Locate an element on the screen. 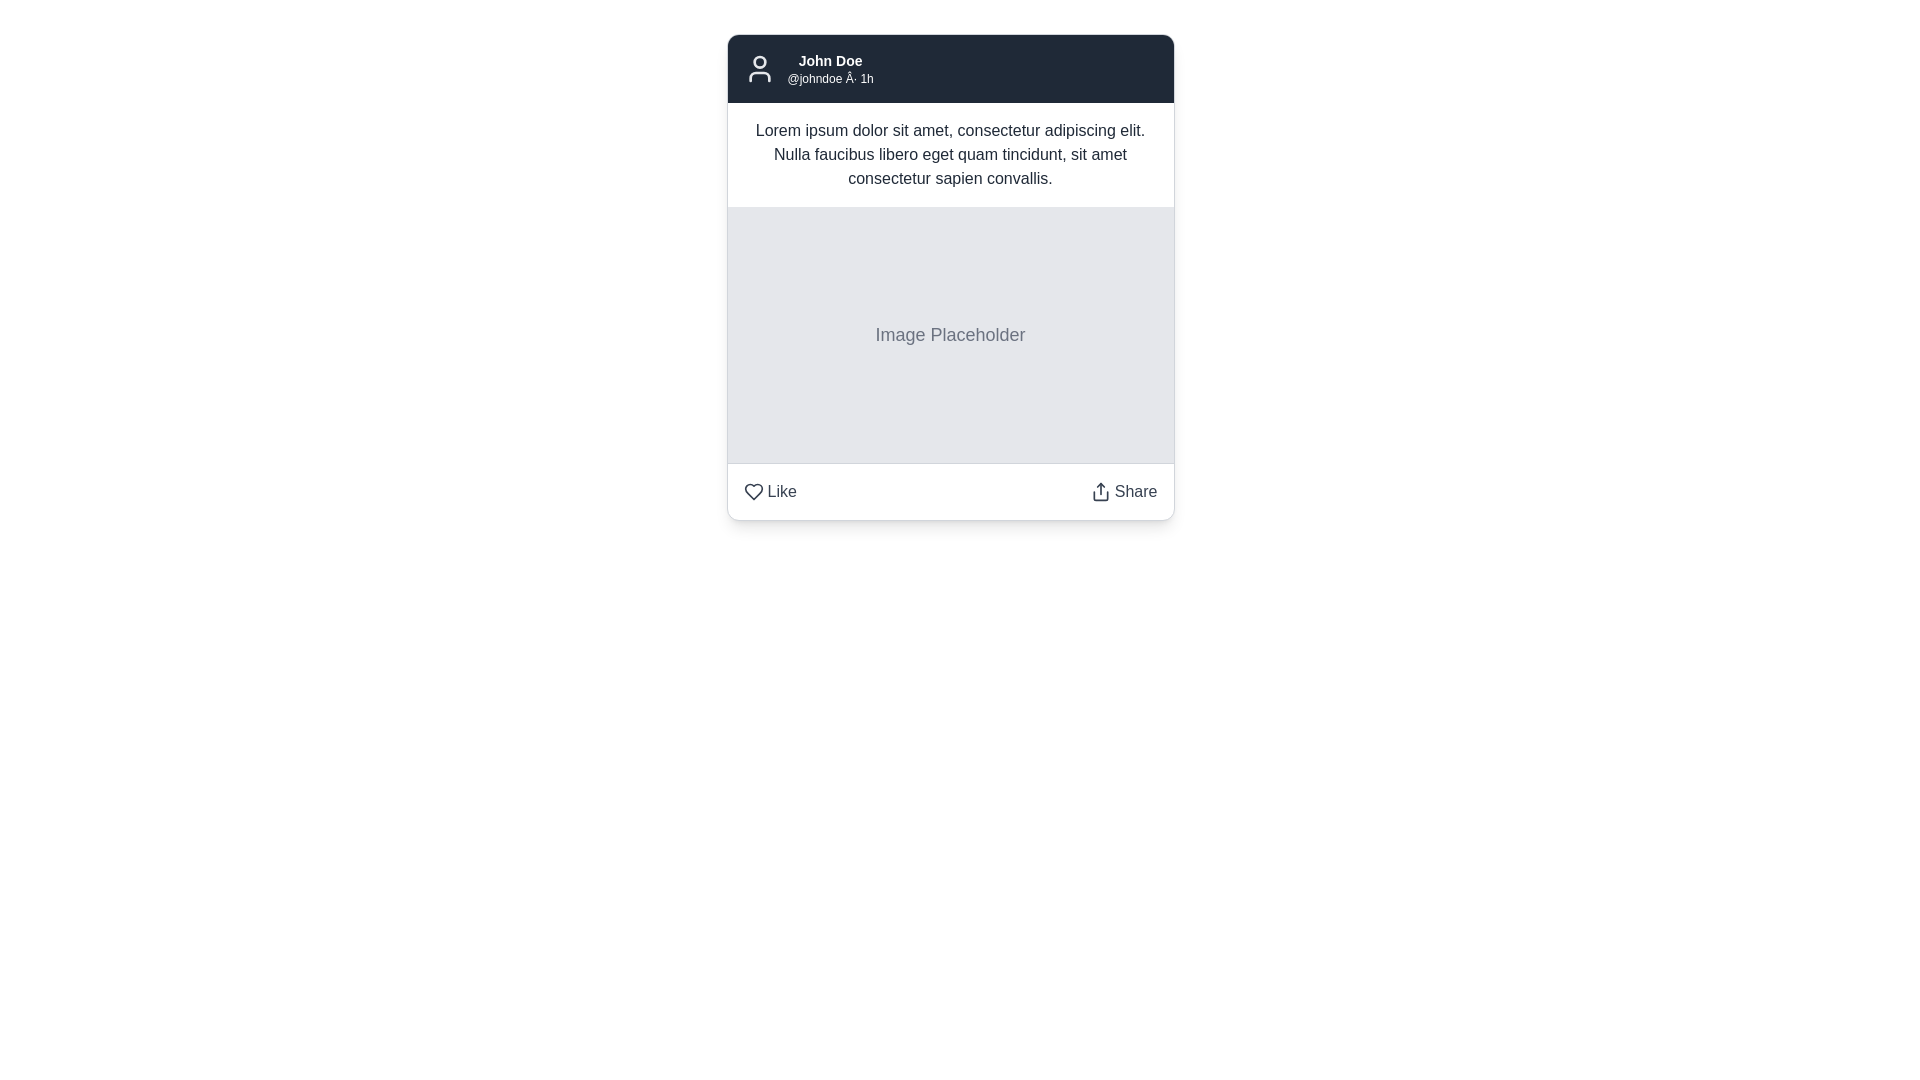 This screenshot has width=1920, height=1080. the heart-shaped icon with a hollow center located next to the text 'Like' is located at coordinates (752, 492).